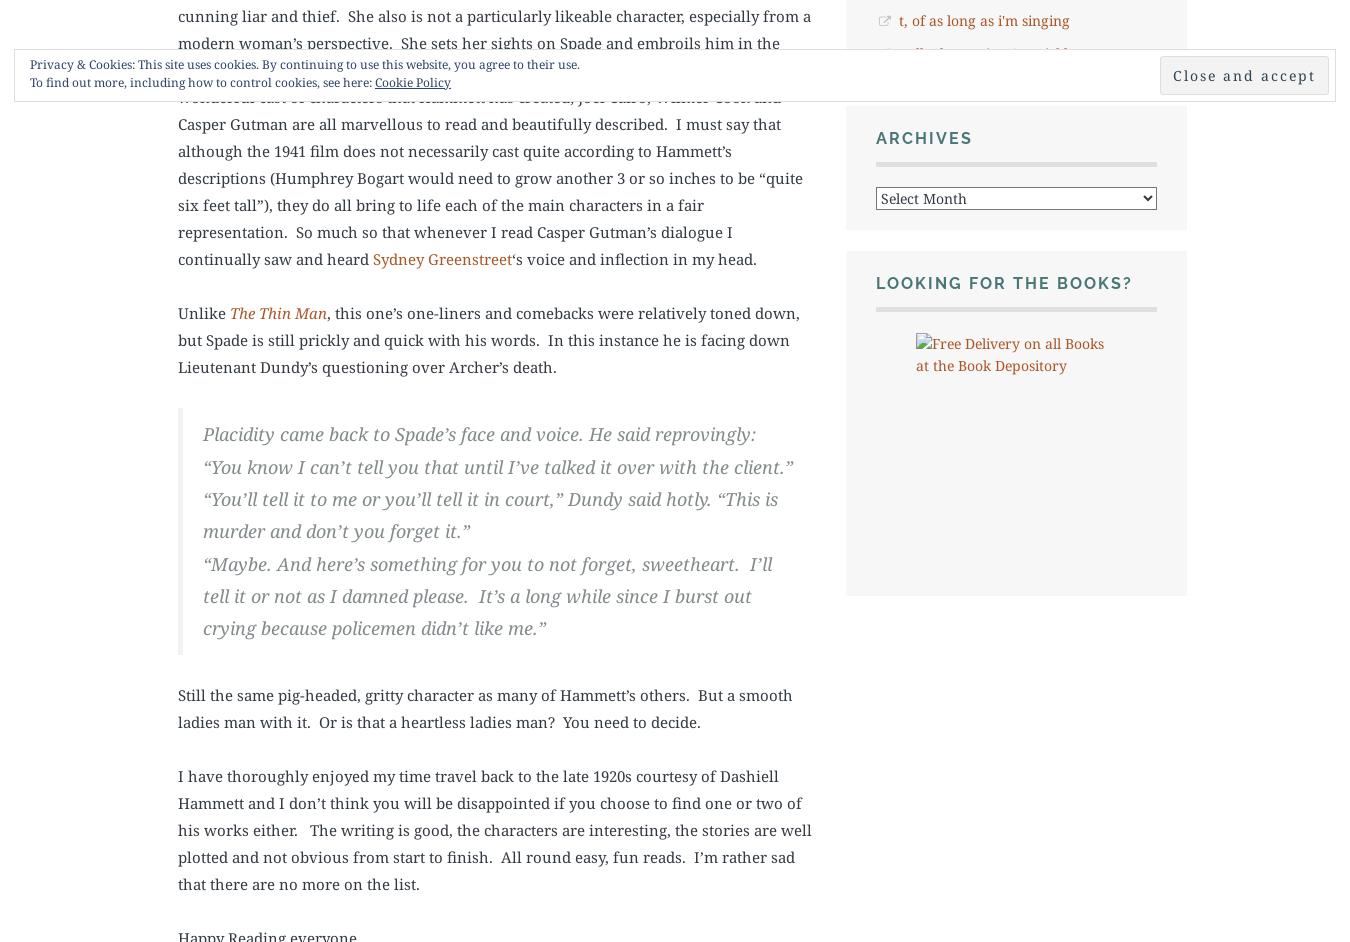 The width and height of the screenshot is (1350, 942). What do you see at coordinates (494, 827) in the screenshot?
I see `'I have thoroughly enjoyed my time travel back to the late 1920s courtesy of Dashiell Hammett and I don’t think you will be disappointed if you choose to find one or two of his works either.   The writing is good, the characters are interesting, the stories are well plotted and not obvious from start to finish.  All round easy, fun reads.  I’m rather sad that there are no more on the list.'` at bounding box center [494, 827].